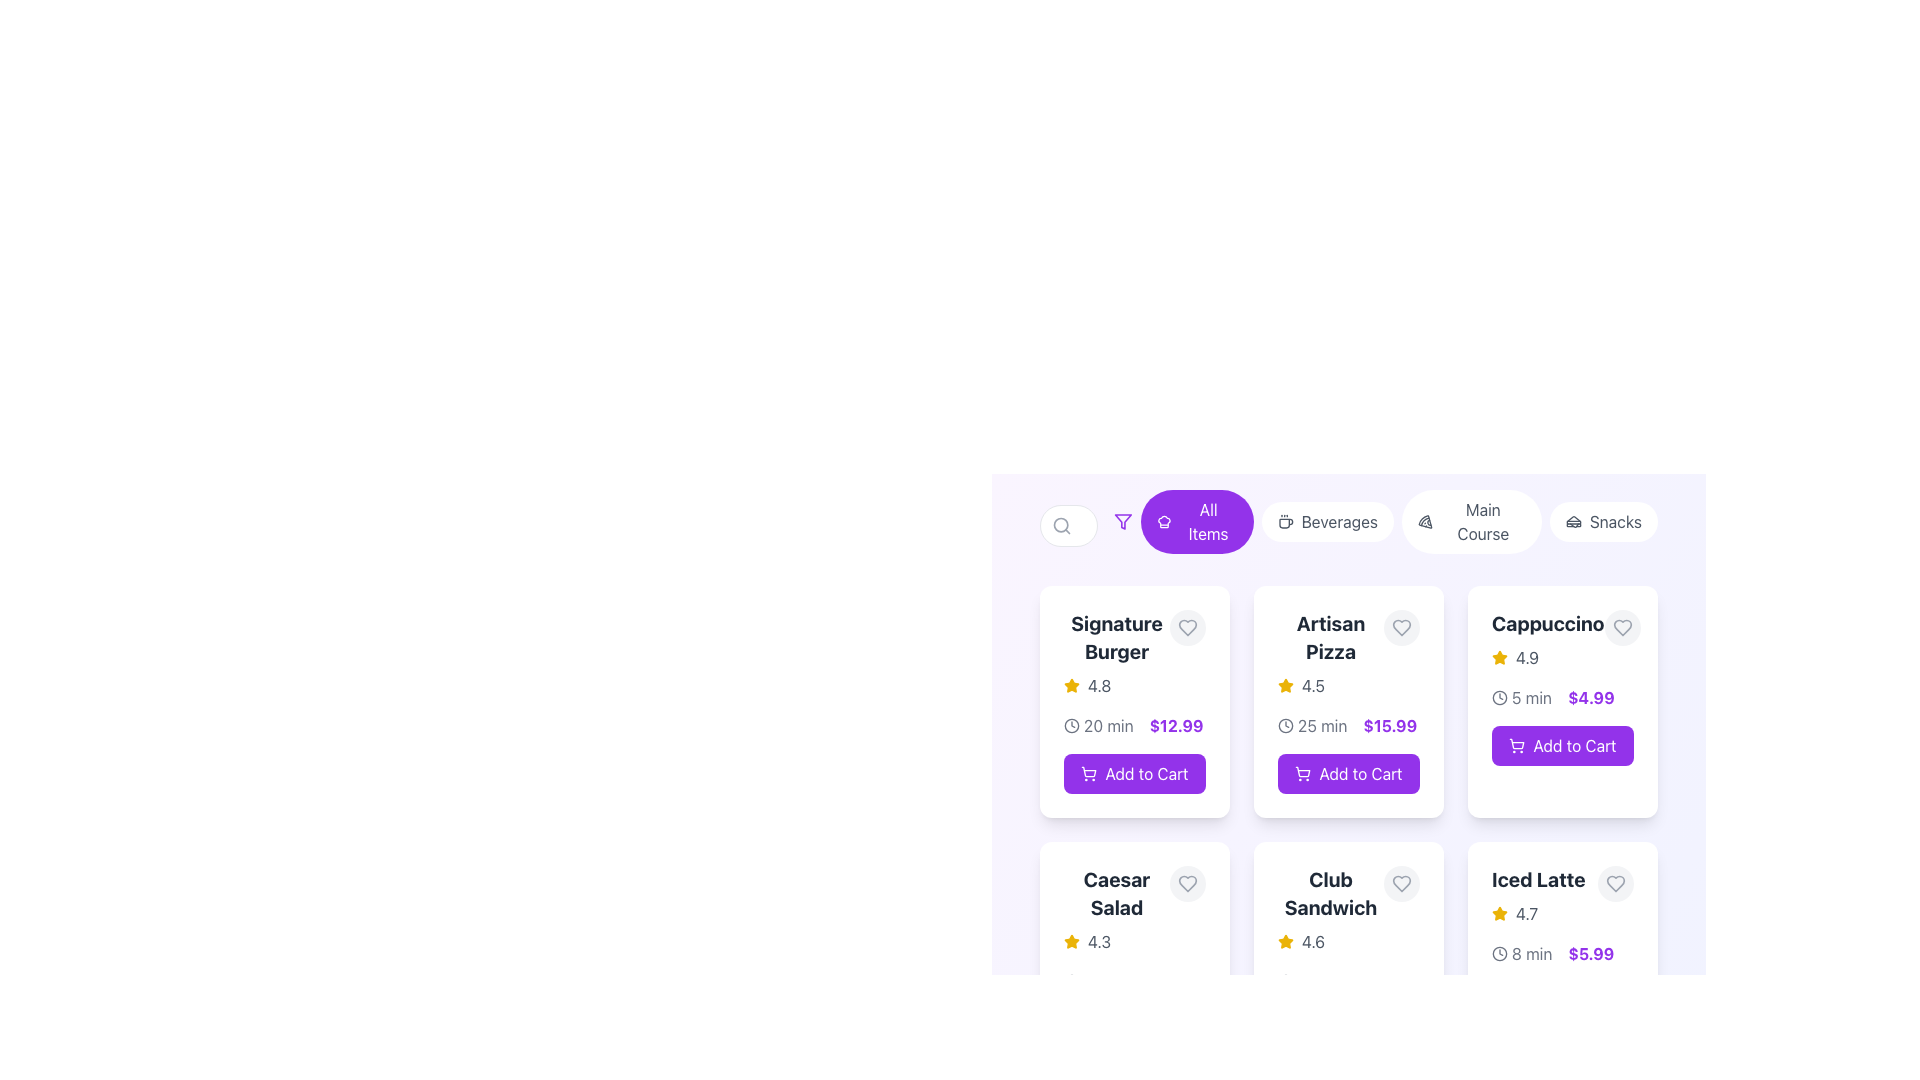 The width and height of the screenshot is (1920, 1080). Describe the element at coordinates (1499, 914) in the screenshot. I see `the representation of the yellow star icon that indicates a rating of '4.7' for the item labeled 'Iced Latte', located in the bottom-right corner of the menu grid` at that location.